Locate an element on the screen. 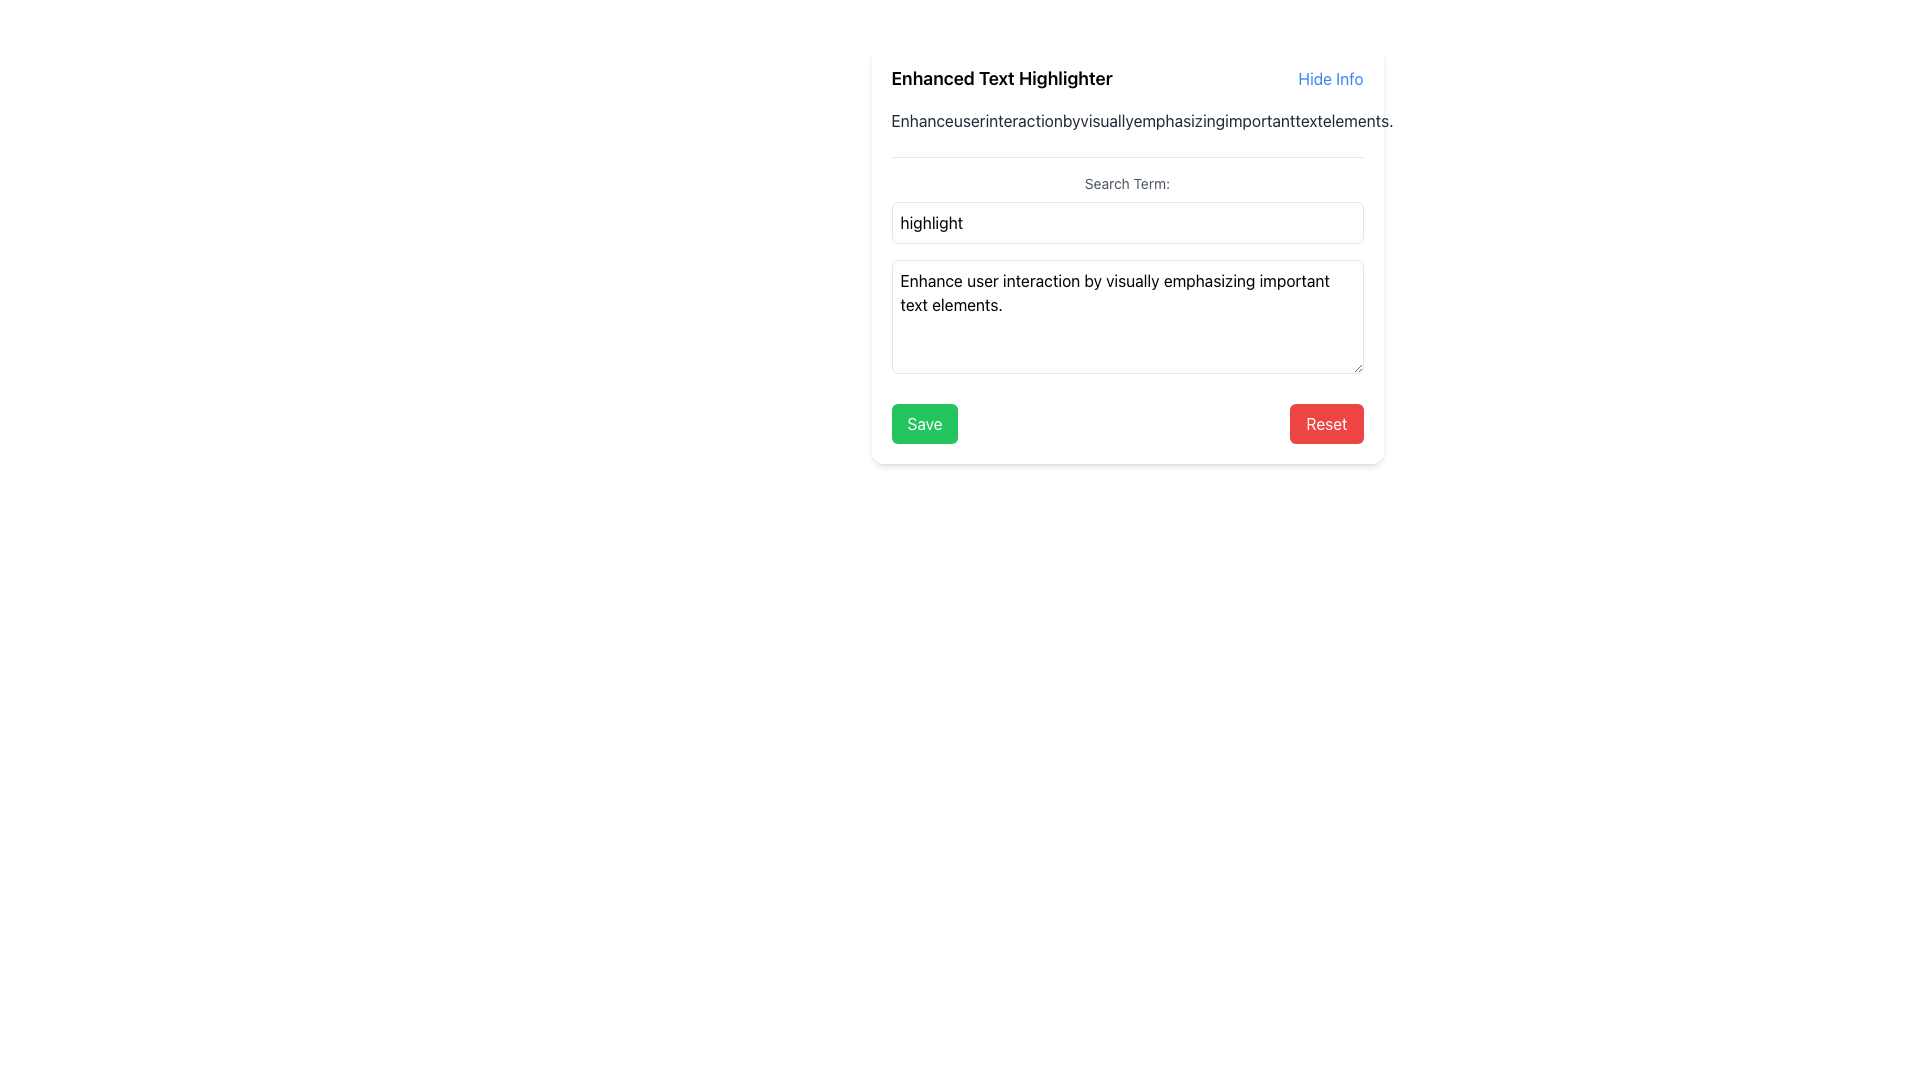  the last Text label that displays the last word of the descriptive sentence in the user interface, which is purely for visual display and textual context is located at coordinates (1358, 120).